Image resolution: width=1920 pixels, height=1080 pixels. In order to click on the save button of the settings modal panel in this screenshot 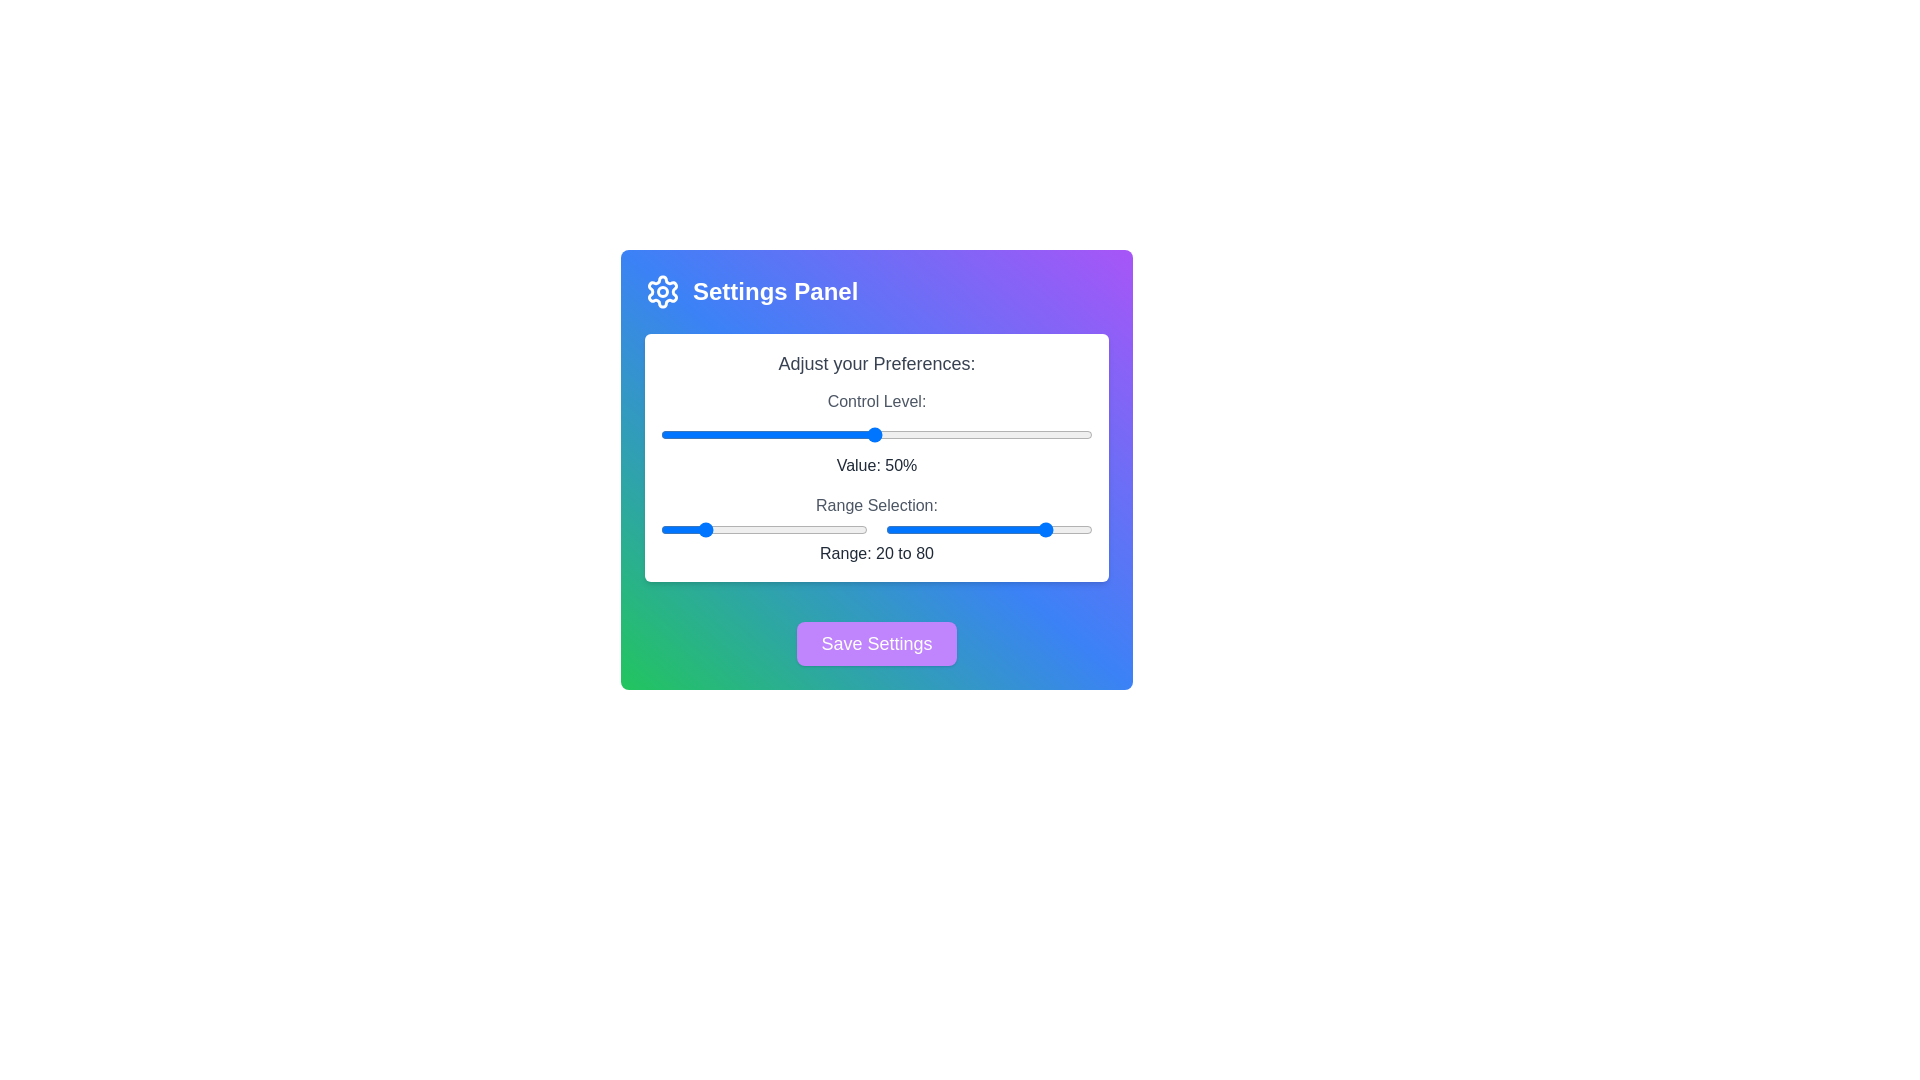, I will do `click(877, 470)`.